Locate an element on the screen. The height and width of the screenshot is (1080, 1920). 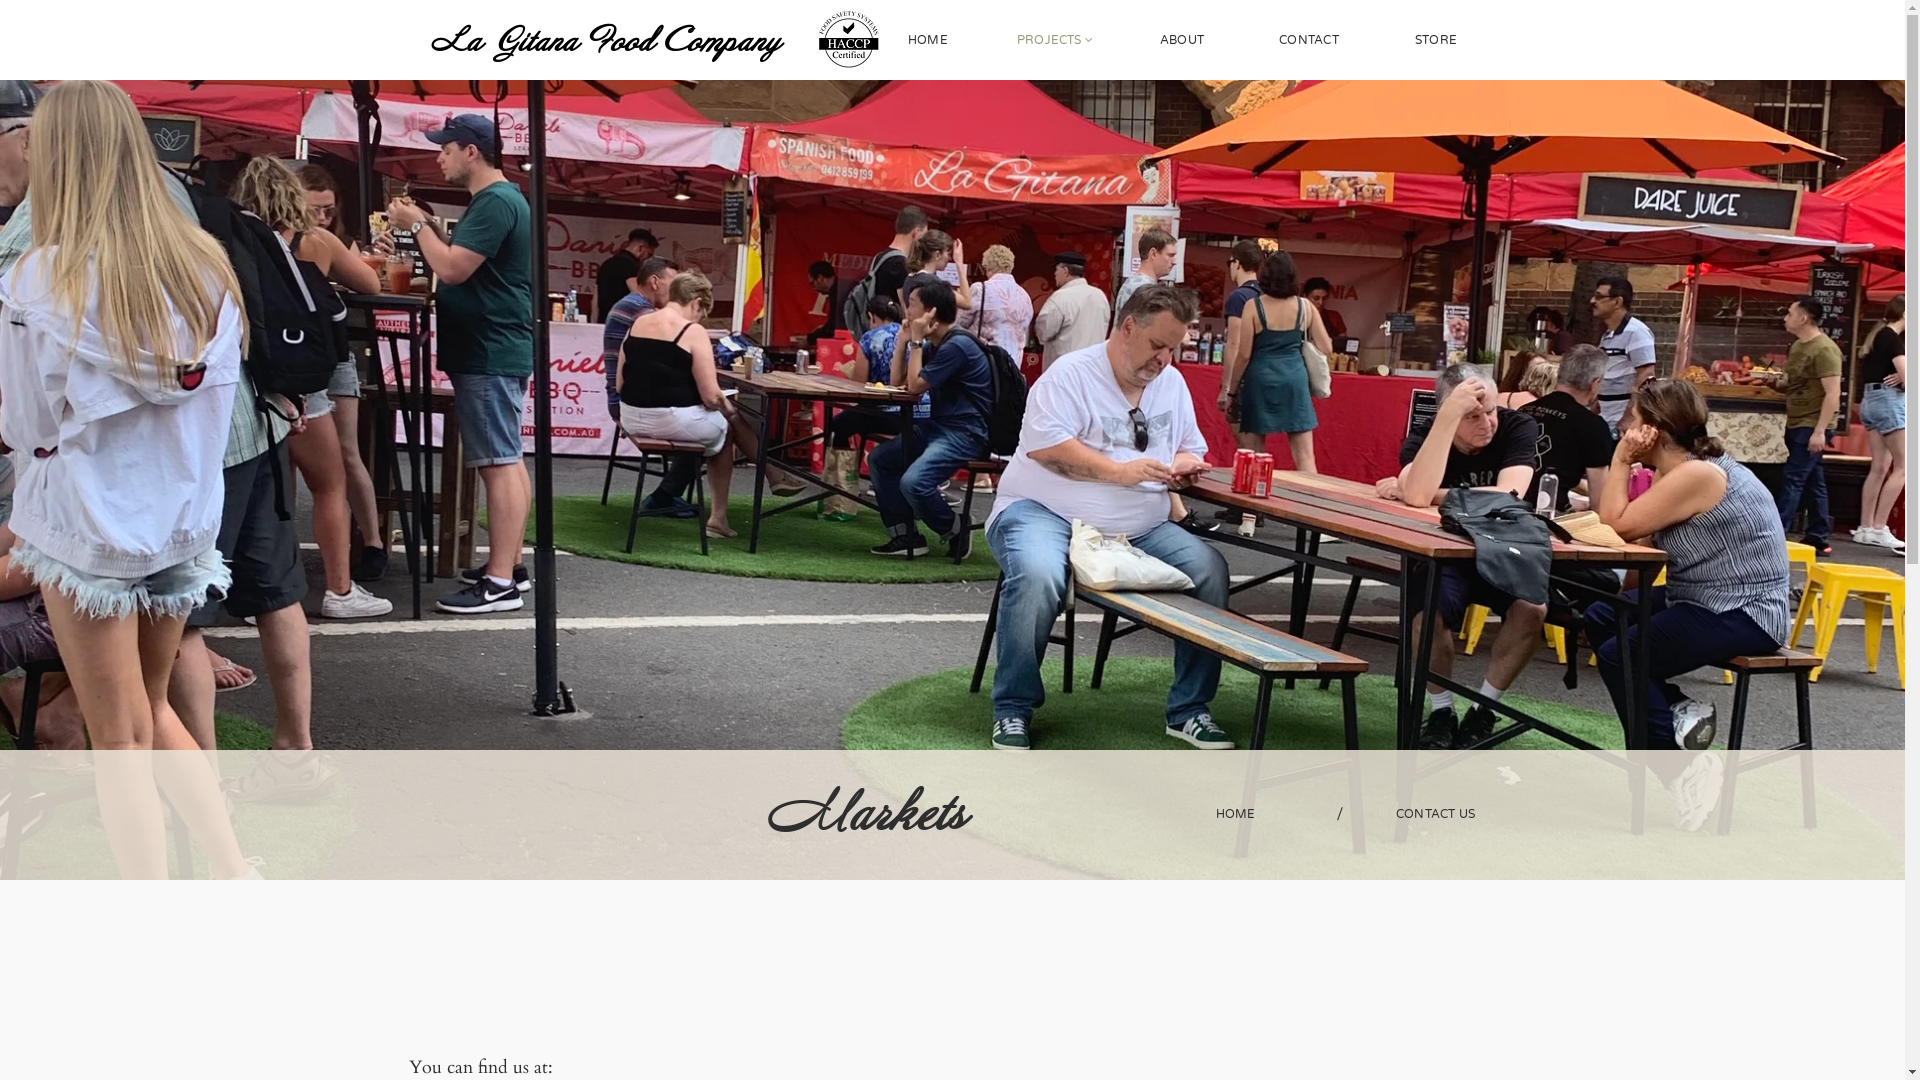
'ABOUT' is located at coordinates (1181, 39).